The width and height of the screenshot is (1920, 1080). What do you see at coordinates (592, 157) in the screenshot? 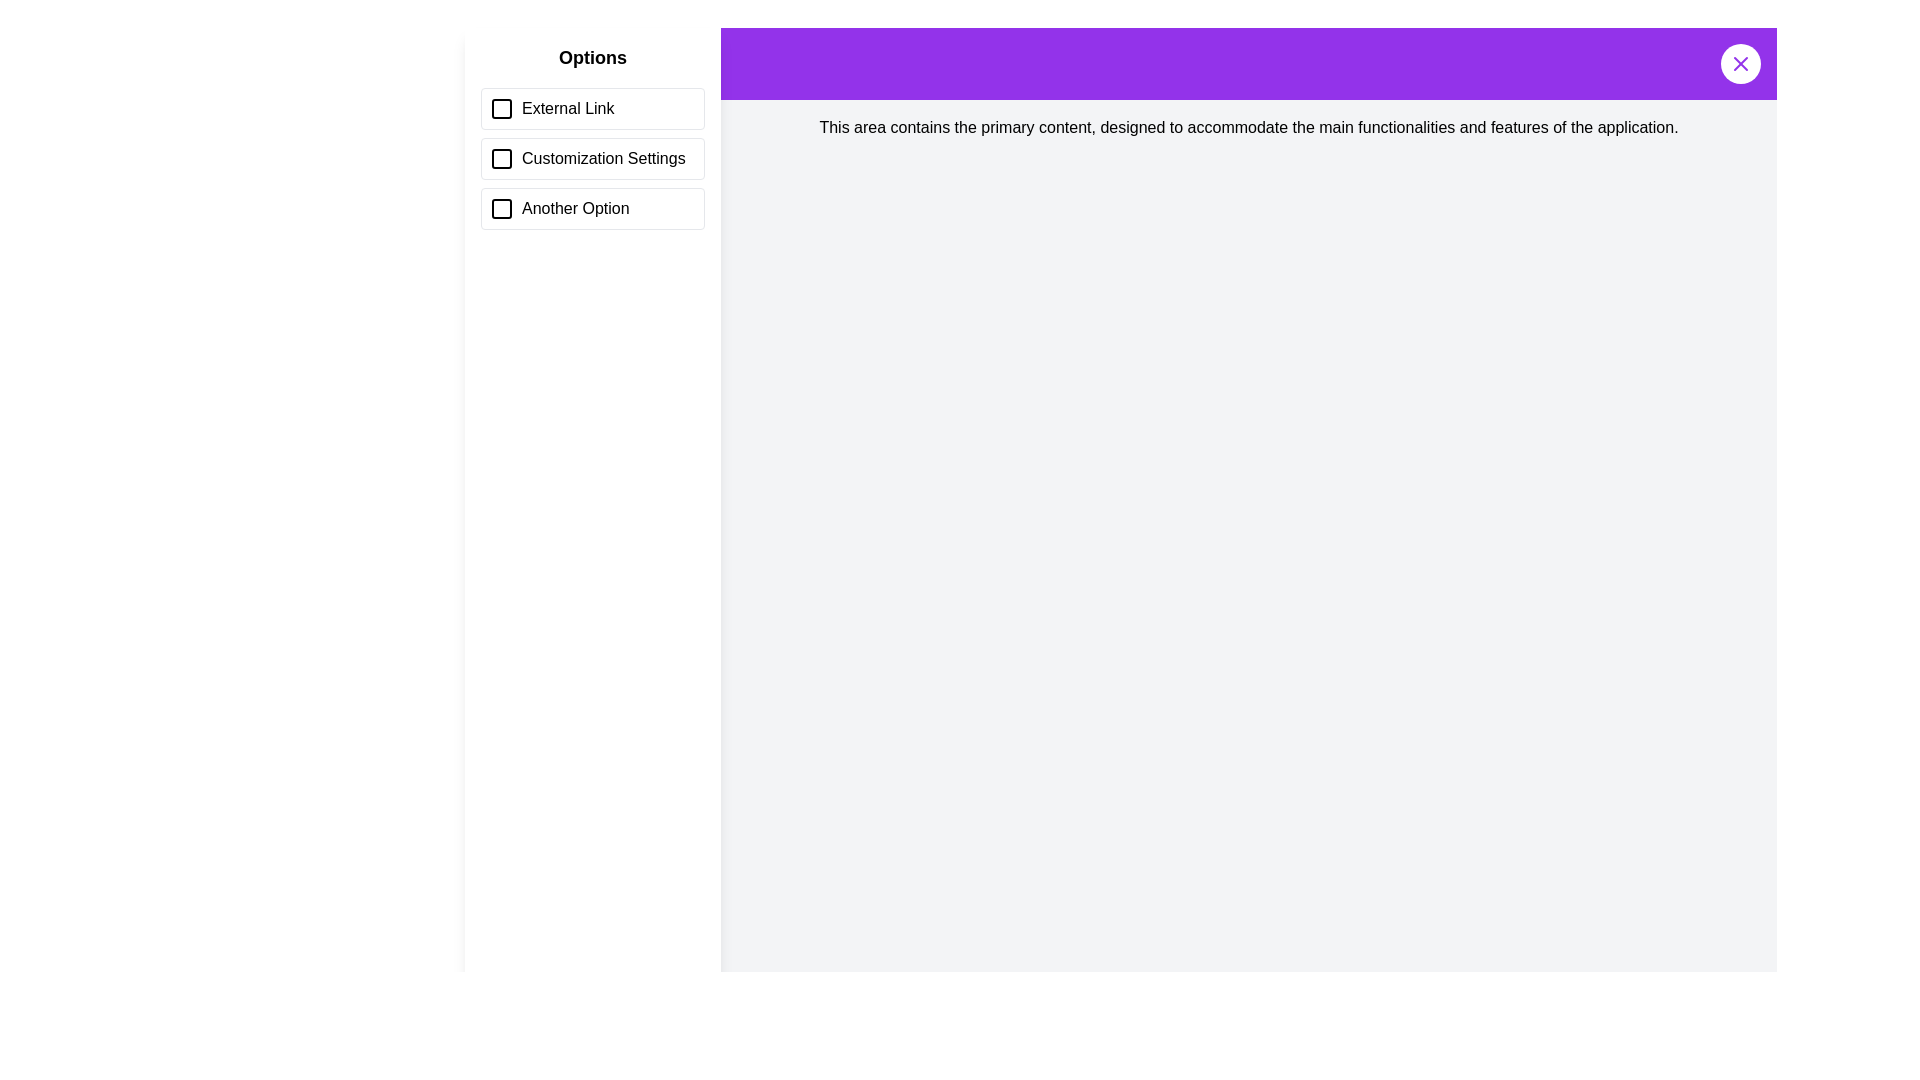
I see `the Checkbox labeled 'Customization Settings'` at bounding box center [592, 157].